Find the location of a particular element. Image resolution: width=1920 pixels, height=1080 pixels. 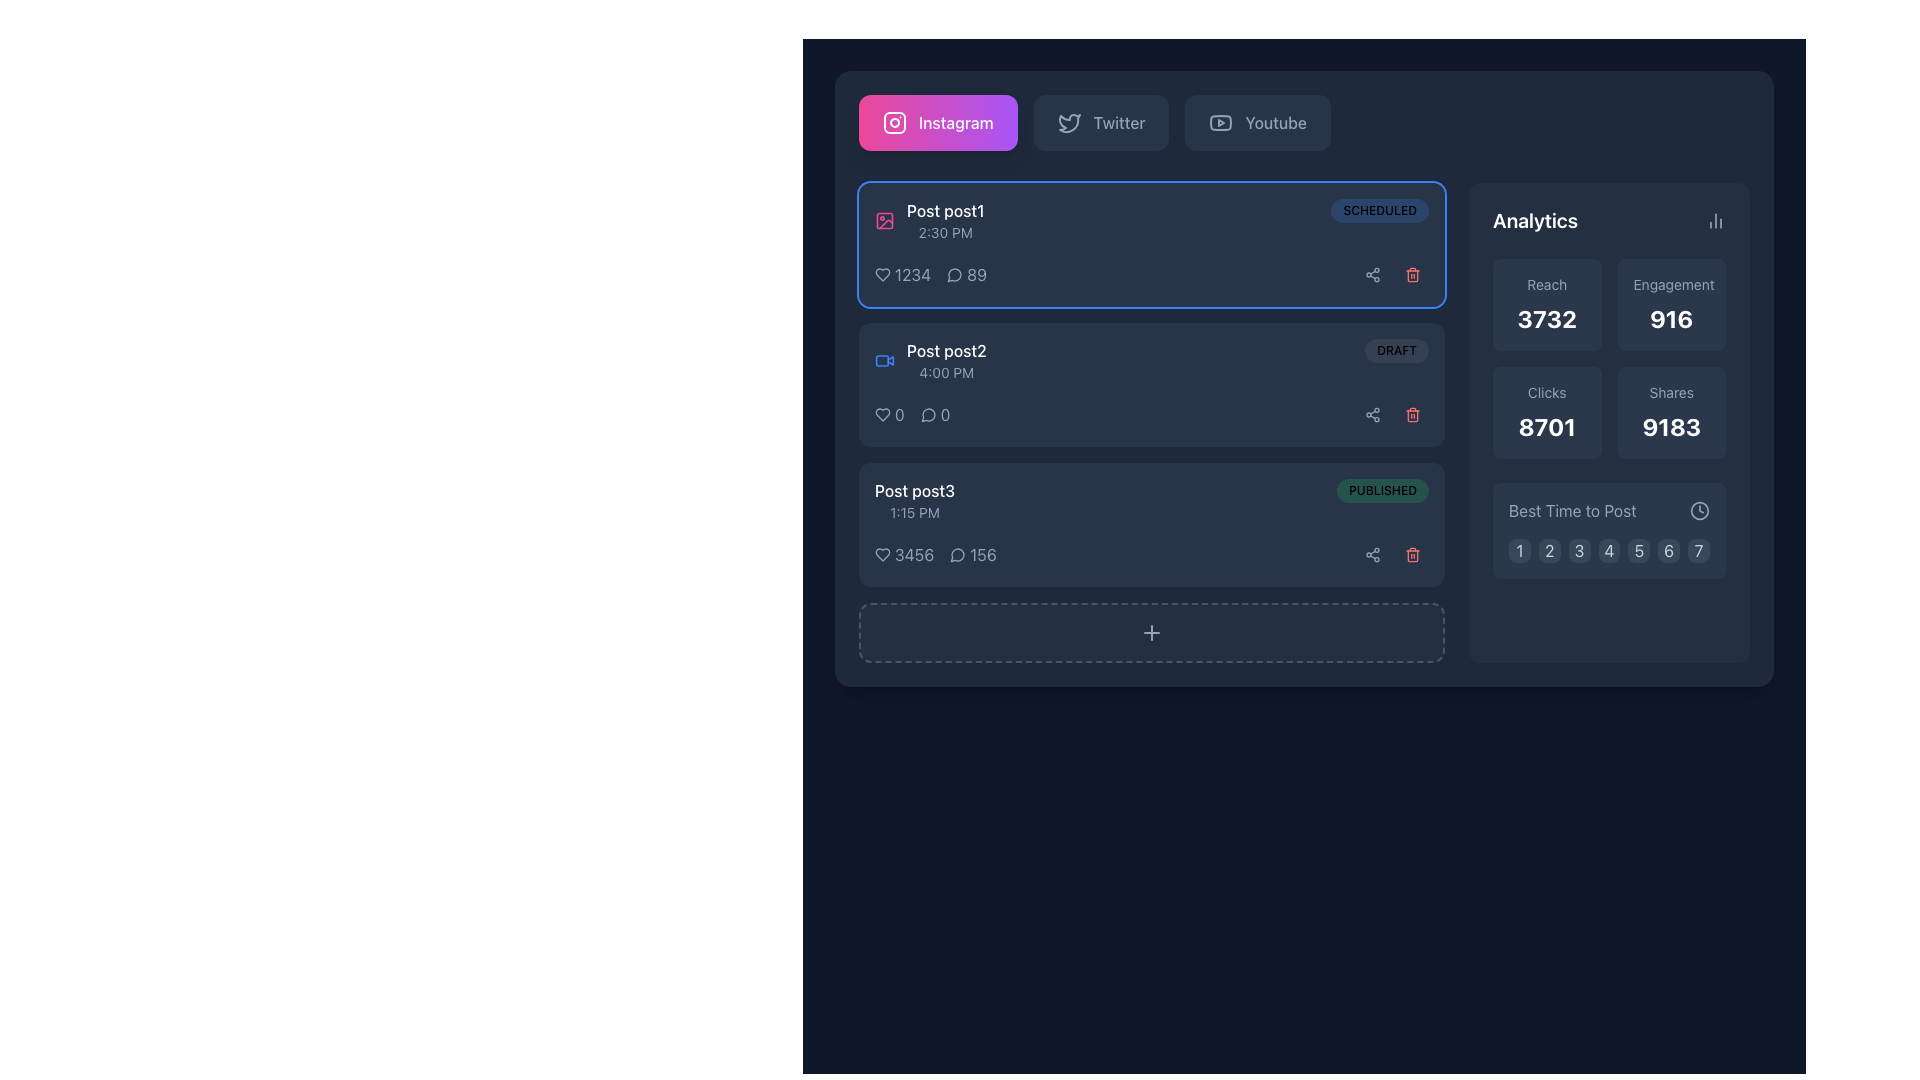

the 'DRAFT' label element styled as a rounded rectangle located in the upper-right corner of the 'Post post2' card is located at coordinates (1396, 350).